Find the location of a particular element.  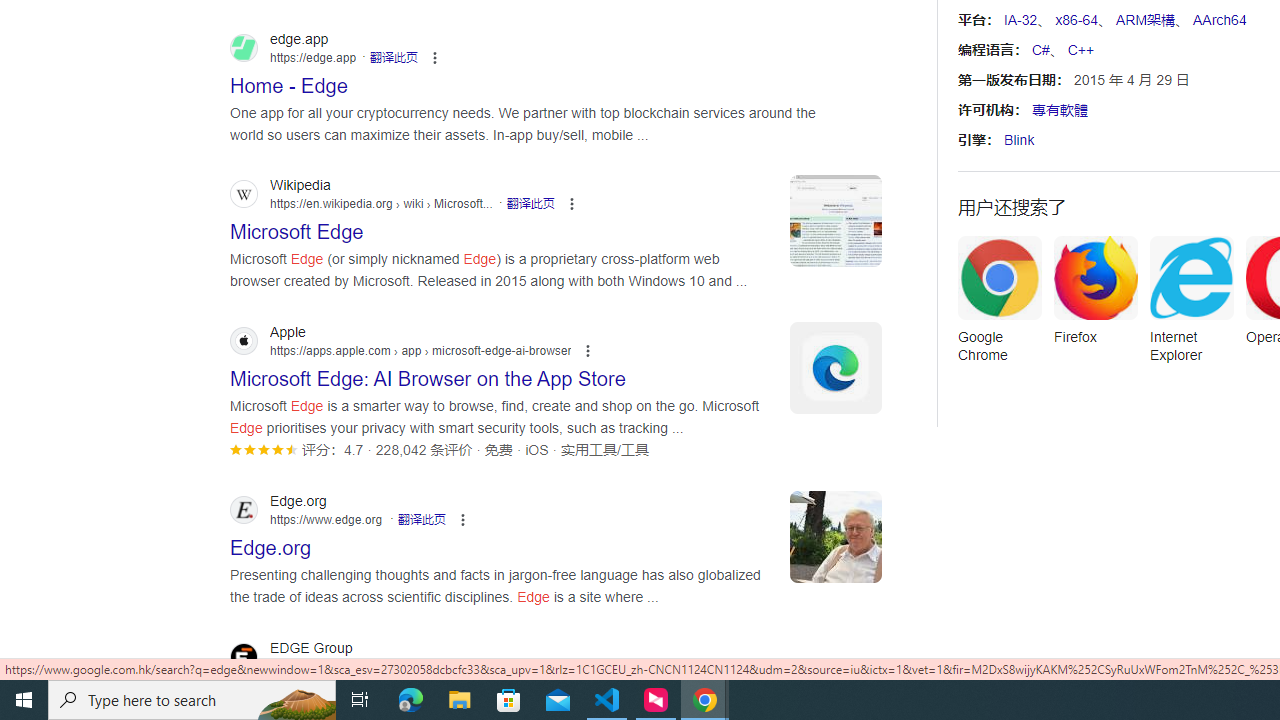

'C#' is located at coordinates (1040, 49).